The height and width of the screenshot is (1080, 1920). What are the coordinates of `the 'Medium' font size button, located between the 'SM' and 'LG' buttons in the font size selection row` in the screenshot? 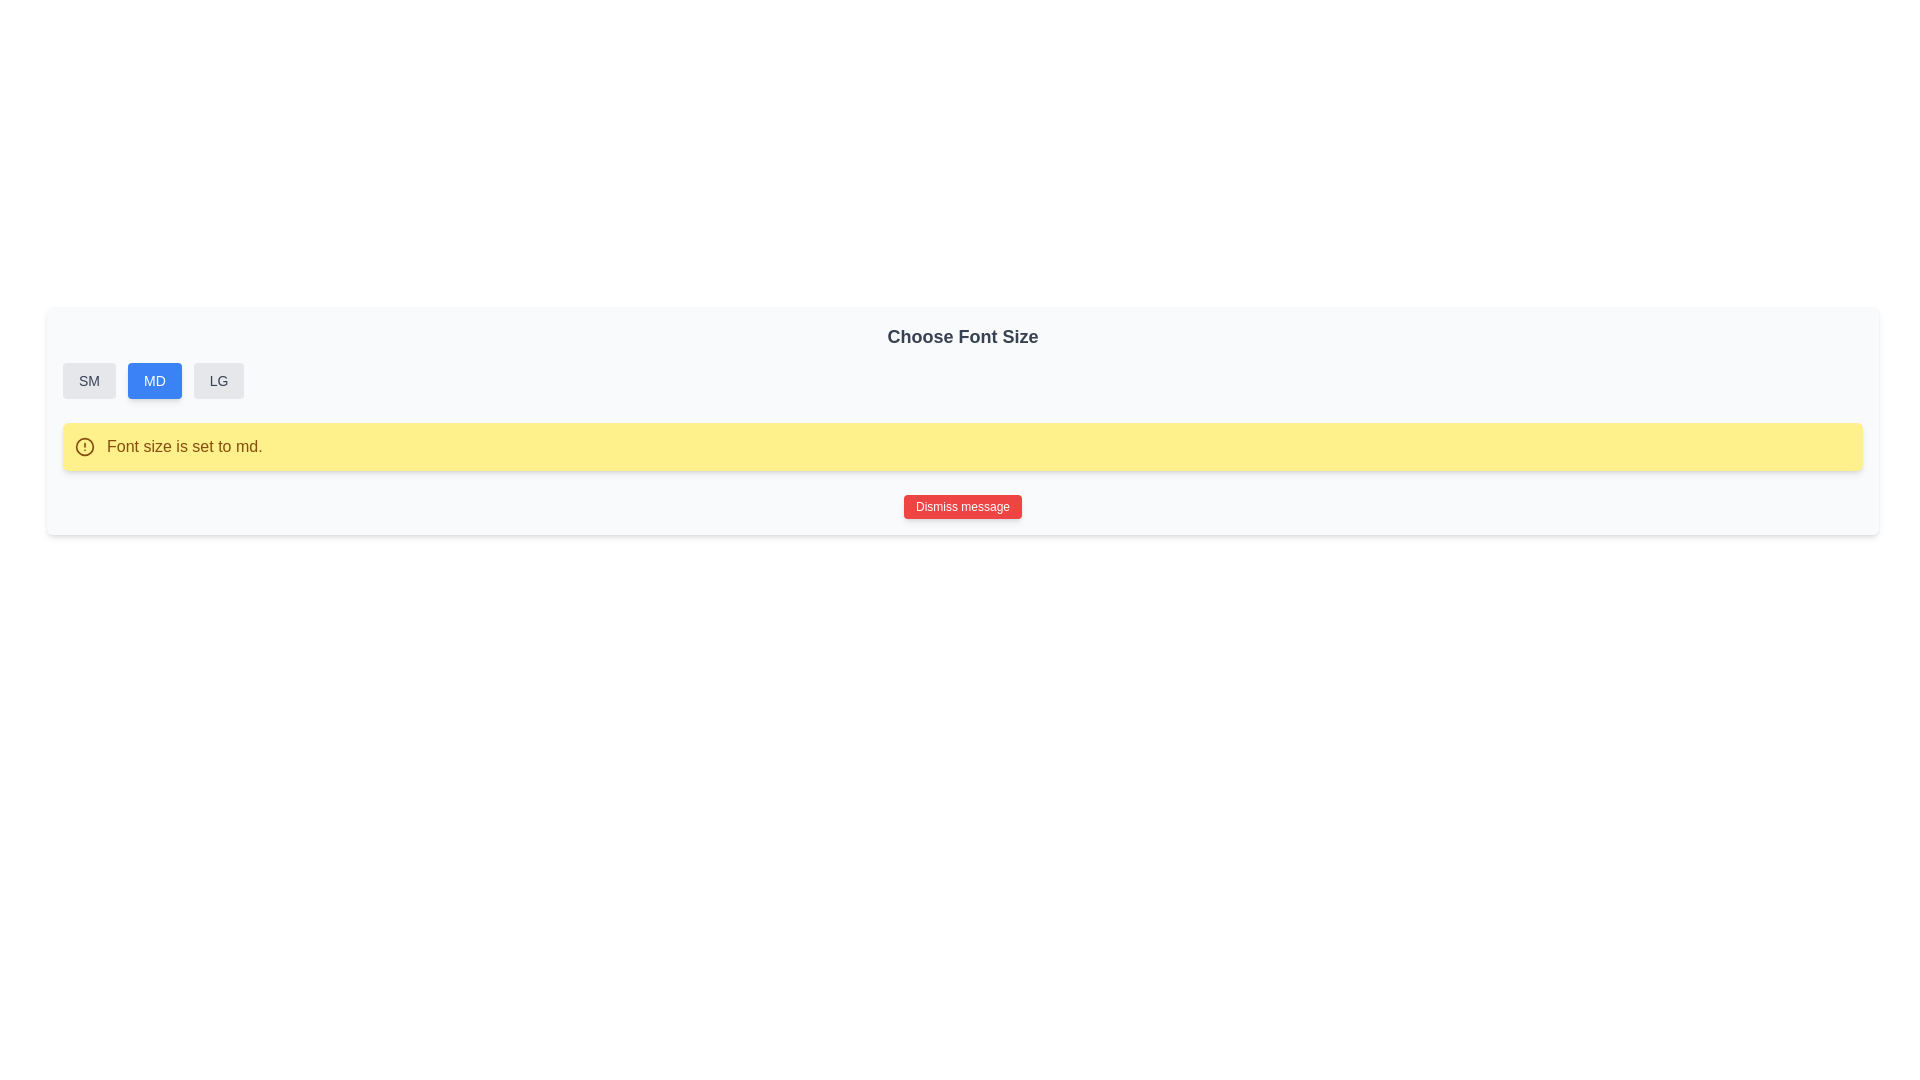 It's located at (153, 381).